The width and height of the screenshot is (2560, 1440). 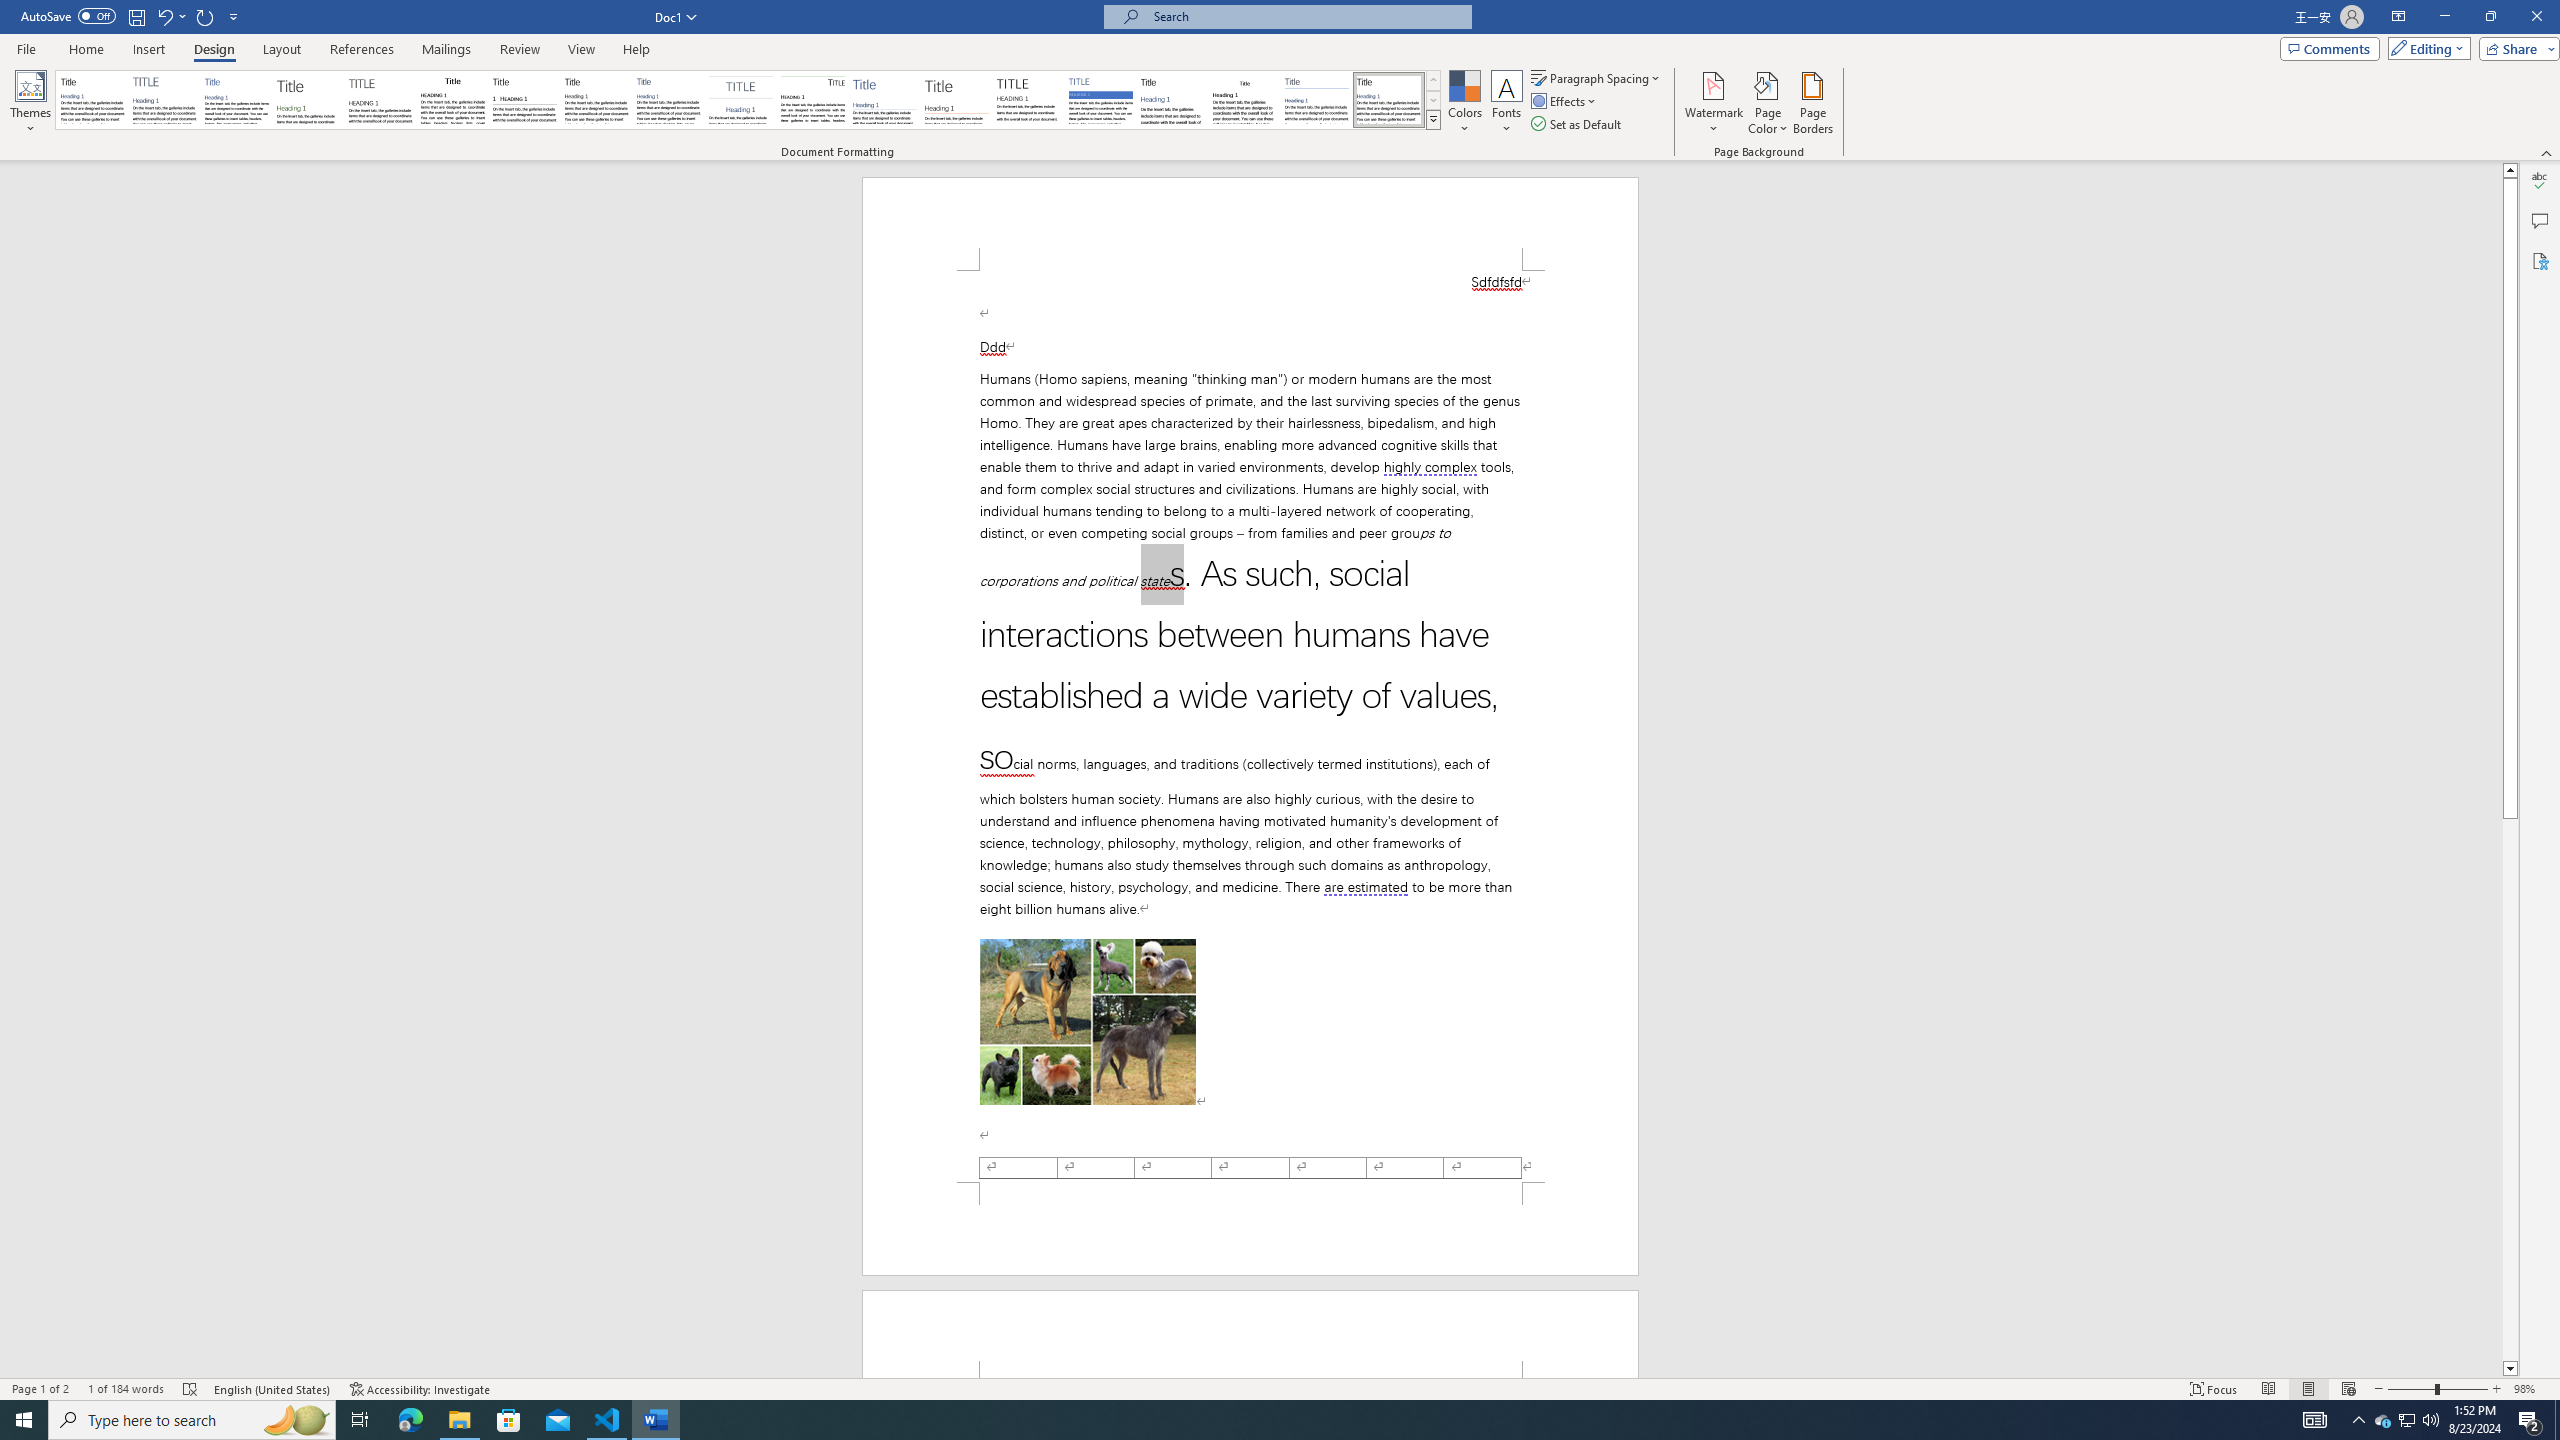 I want to click on 'Shaded', so click(x=1100, y=99).